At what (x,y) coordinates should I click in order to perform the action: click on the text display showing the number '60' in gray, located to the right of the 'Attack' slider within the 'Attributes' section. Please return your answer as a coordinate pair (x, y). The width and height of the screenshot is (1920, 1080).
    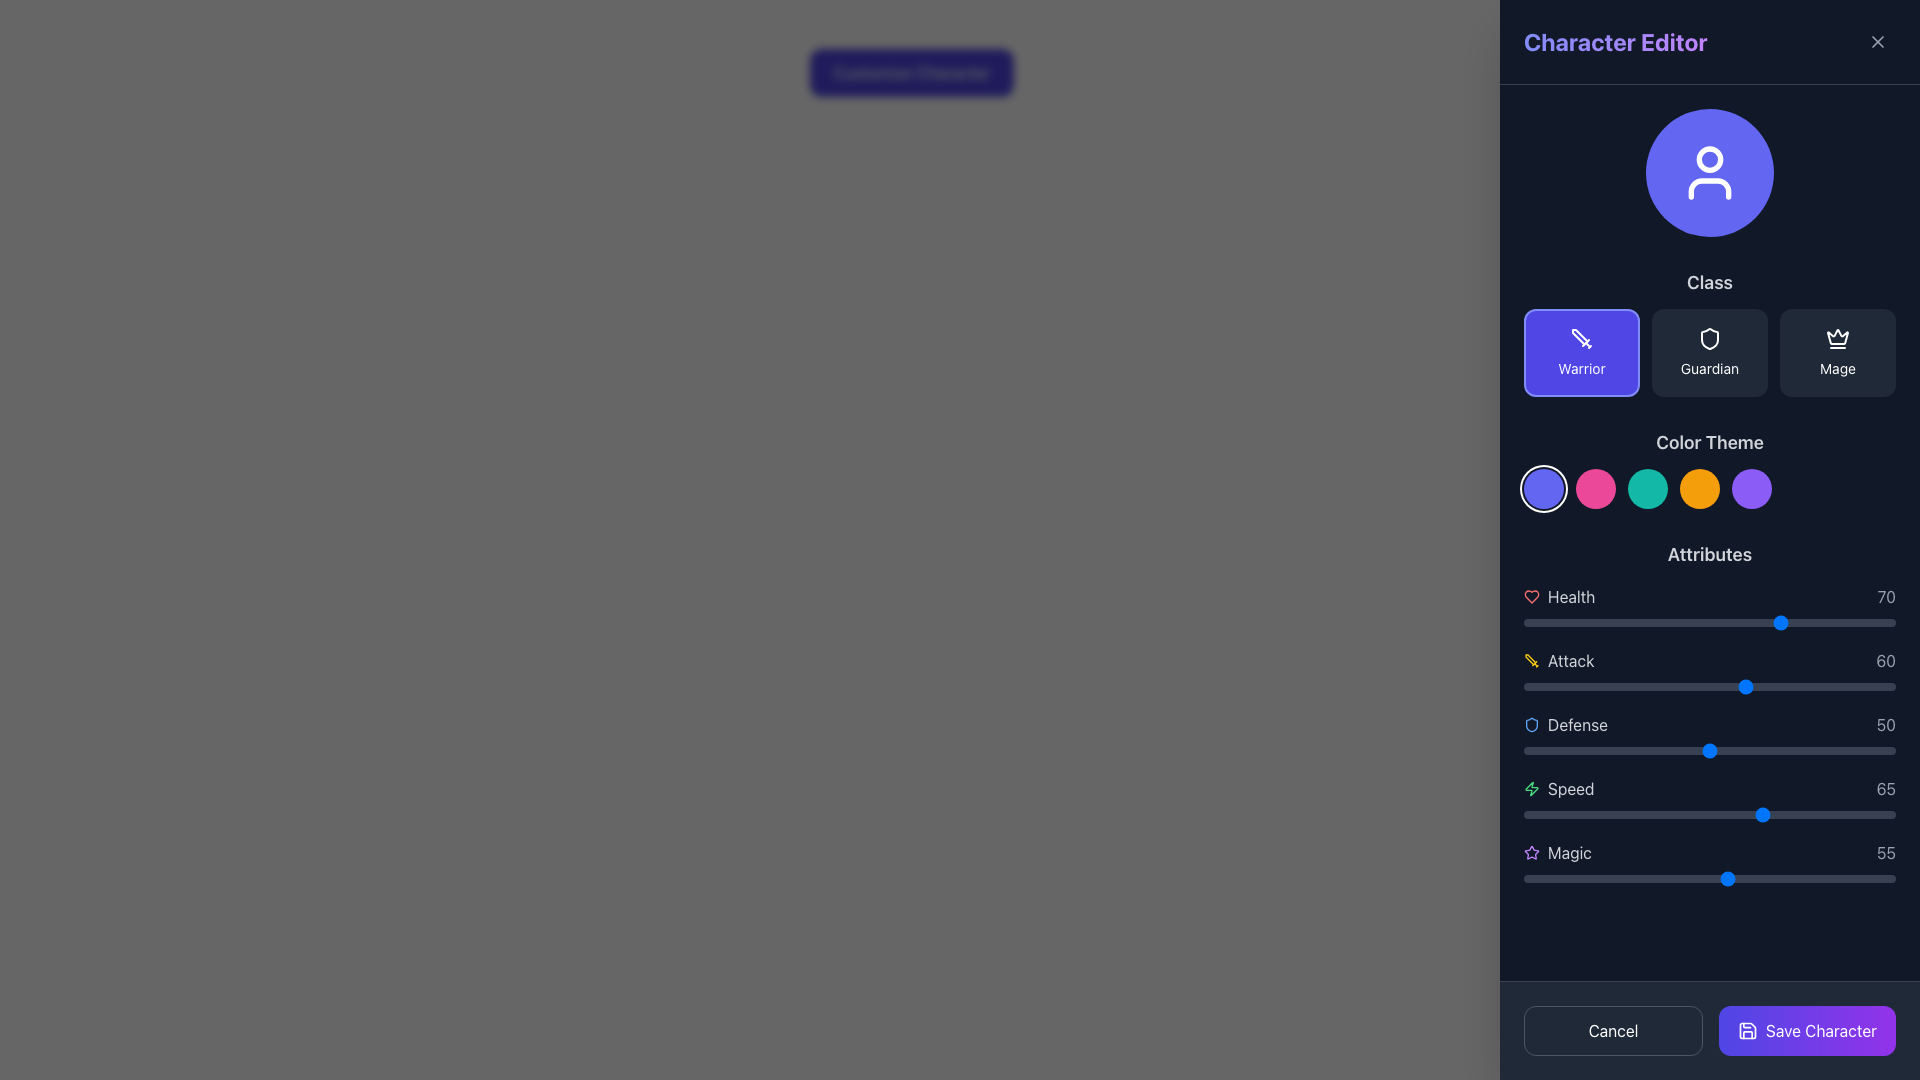
    Looking at the image, I should click on (1885, 660).